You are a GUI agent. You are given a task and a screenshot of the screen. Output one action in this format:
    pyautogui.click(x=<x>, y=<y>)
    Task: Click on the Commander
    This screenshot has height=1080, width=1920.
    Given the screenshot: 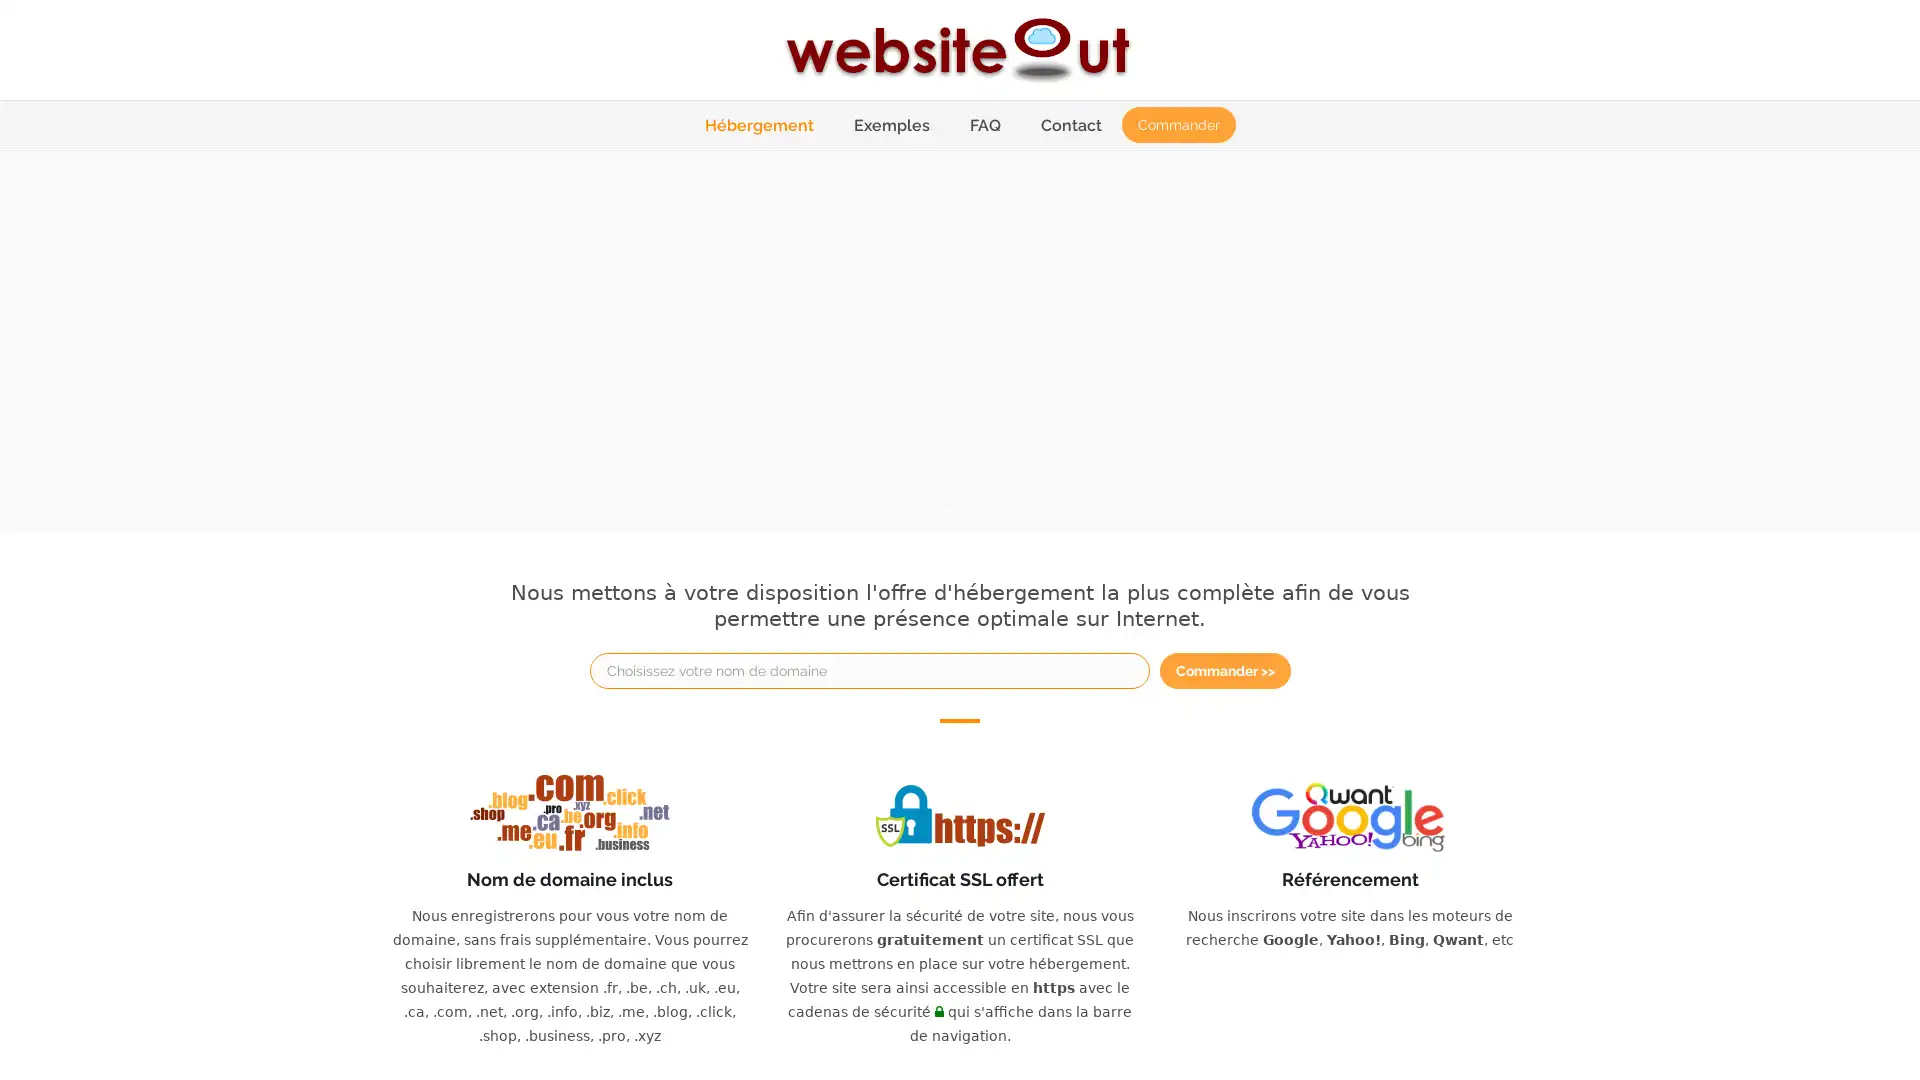 What is the action you would take?
    pyautogui.click(x=1177, y=124)
    